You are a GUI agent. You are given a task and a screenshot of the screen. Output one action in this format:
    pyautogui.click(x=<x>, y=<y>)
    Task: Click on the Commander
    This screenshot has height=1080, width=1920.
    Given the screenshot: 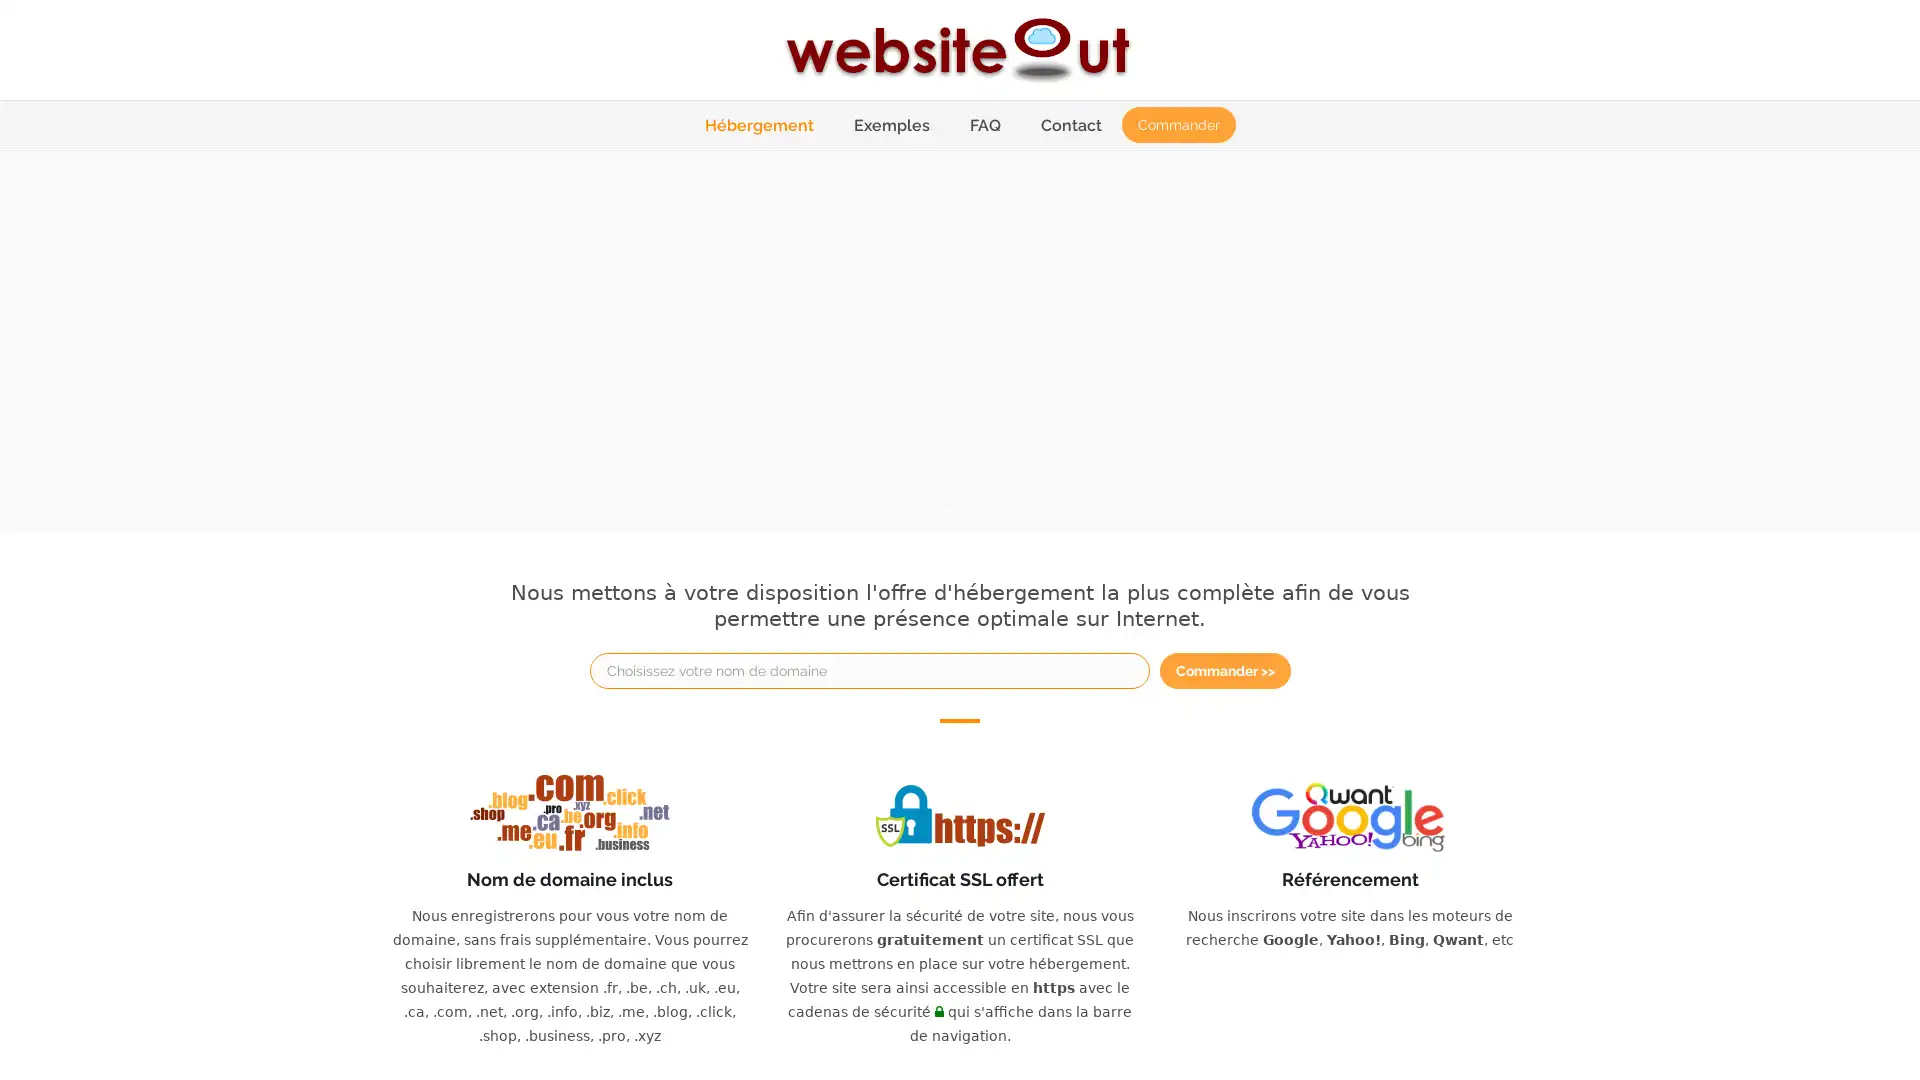 What is the action you would take?
    pyautogui.click(x=1177, y=124)
    